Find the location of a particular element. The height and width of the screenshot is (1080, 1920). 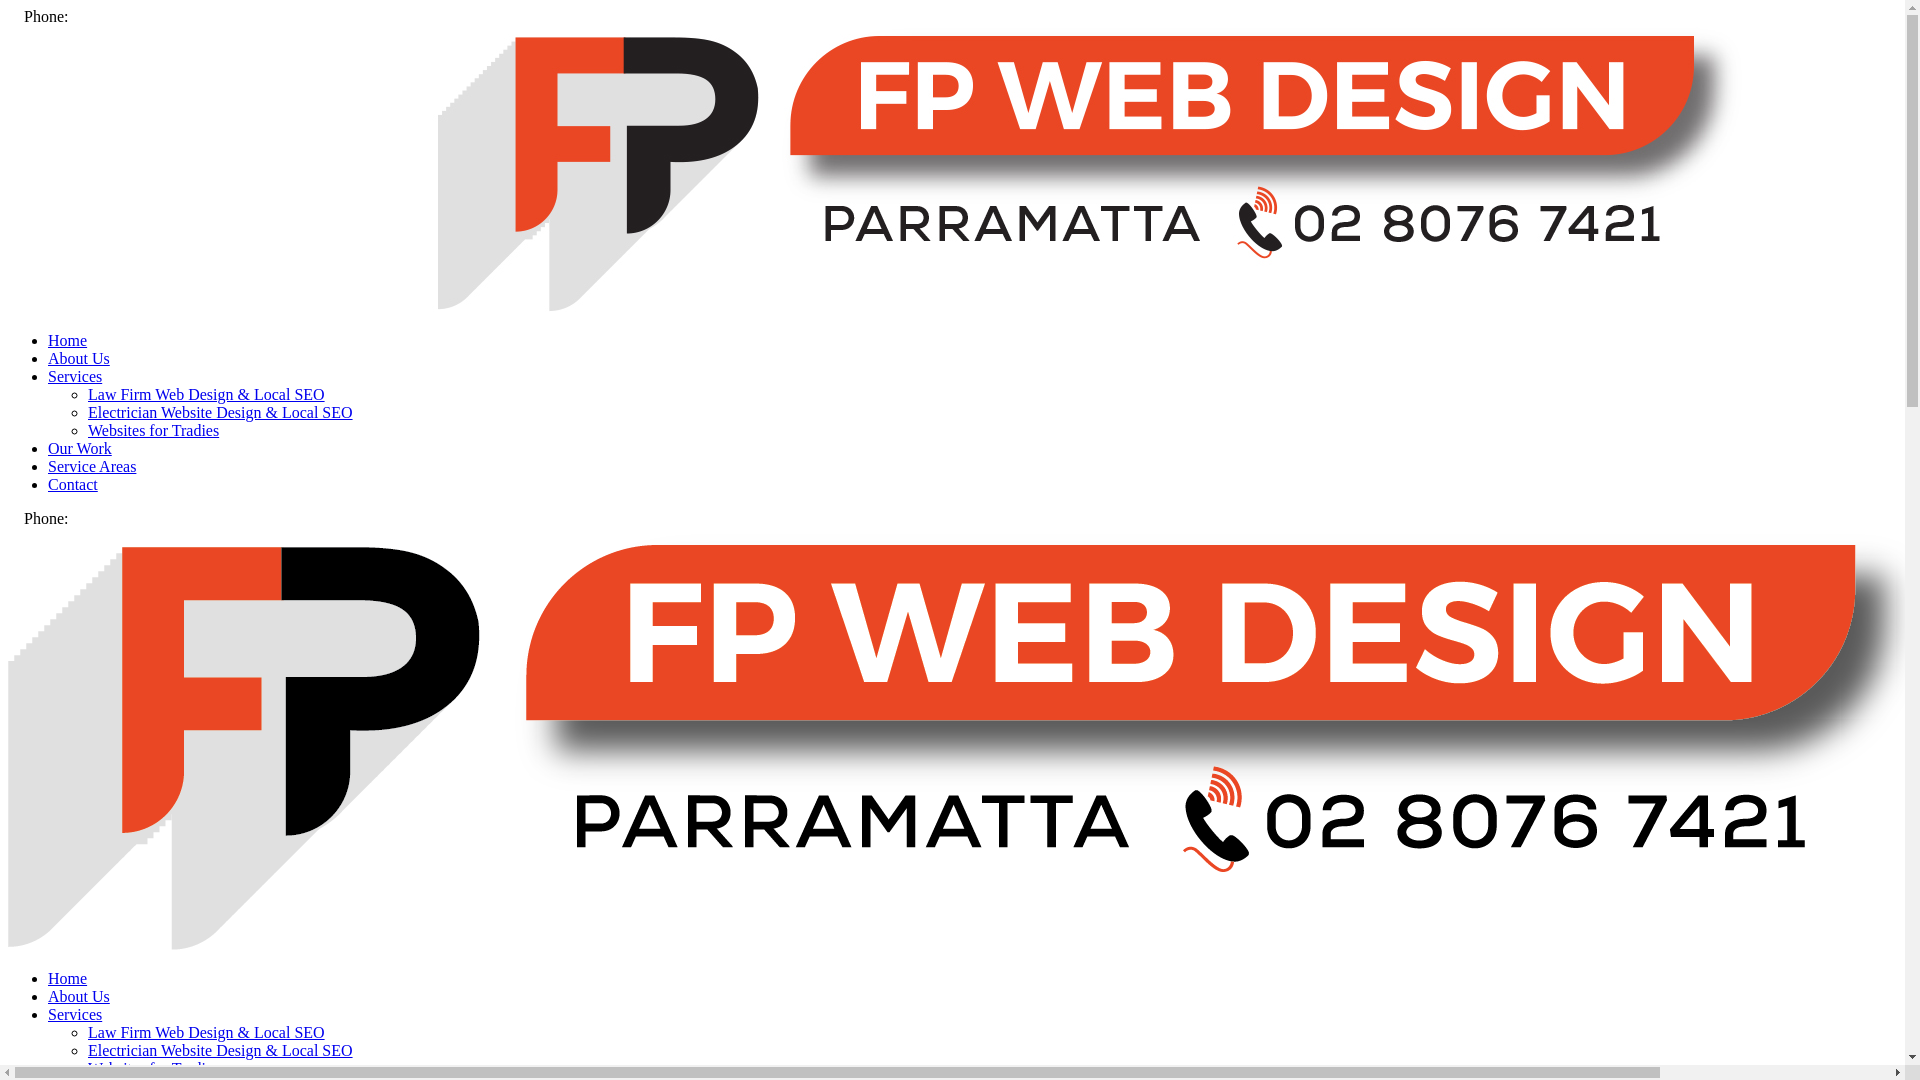

'Service Areas' is located at coordinates (90, 466).